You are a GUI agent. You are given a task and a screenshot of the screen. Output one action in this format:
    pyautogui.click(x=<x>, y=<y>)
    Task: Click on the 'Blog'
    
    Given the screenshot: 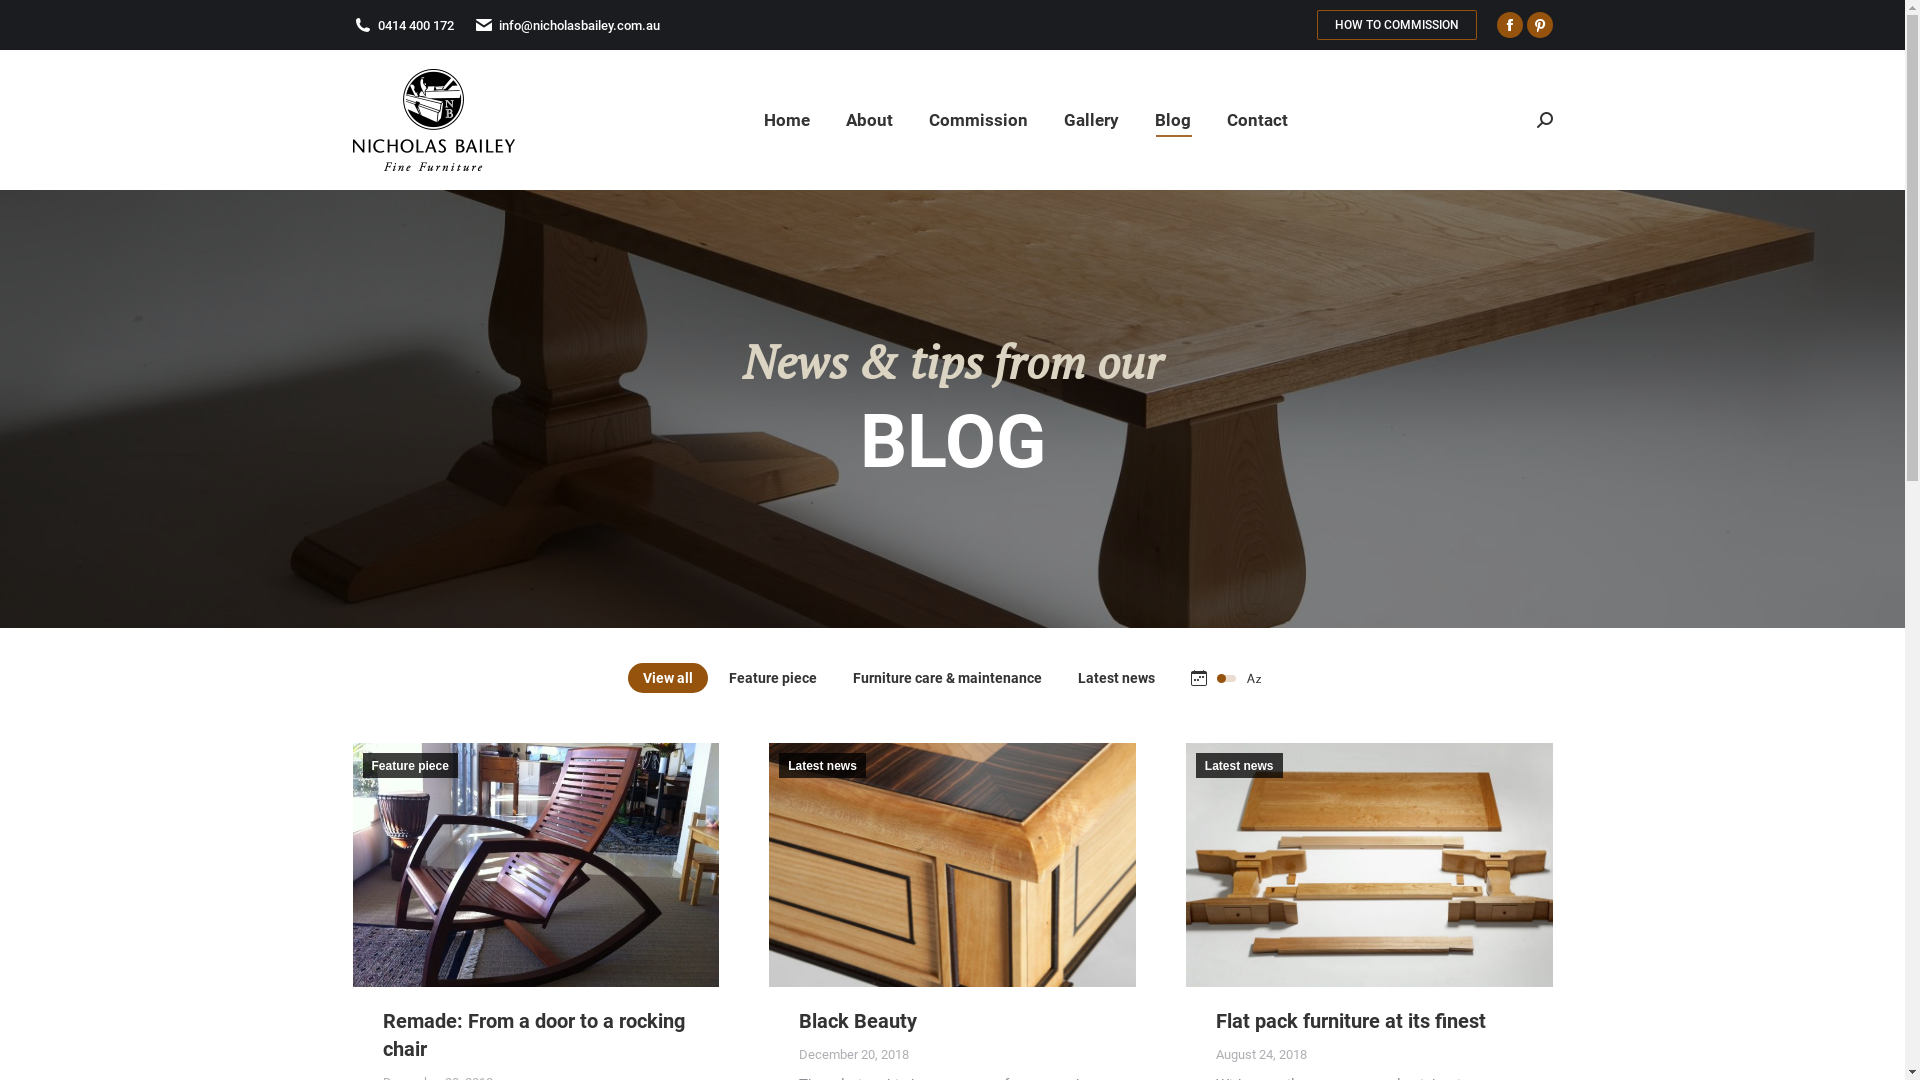 What is the action you would take?
    pyautogui.click(x=1171, y=119)
    